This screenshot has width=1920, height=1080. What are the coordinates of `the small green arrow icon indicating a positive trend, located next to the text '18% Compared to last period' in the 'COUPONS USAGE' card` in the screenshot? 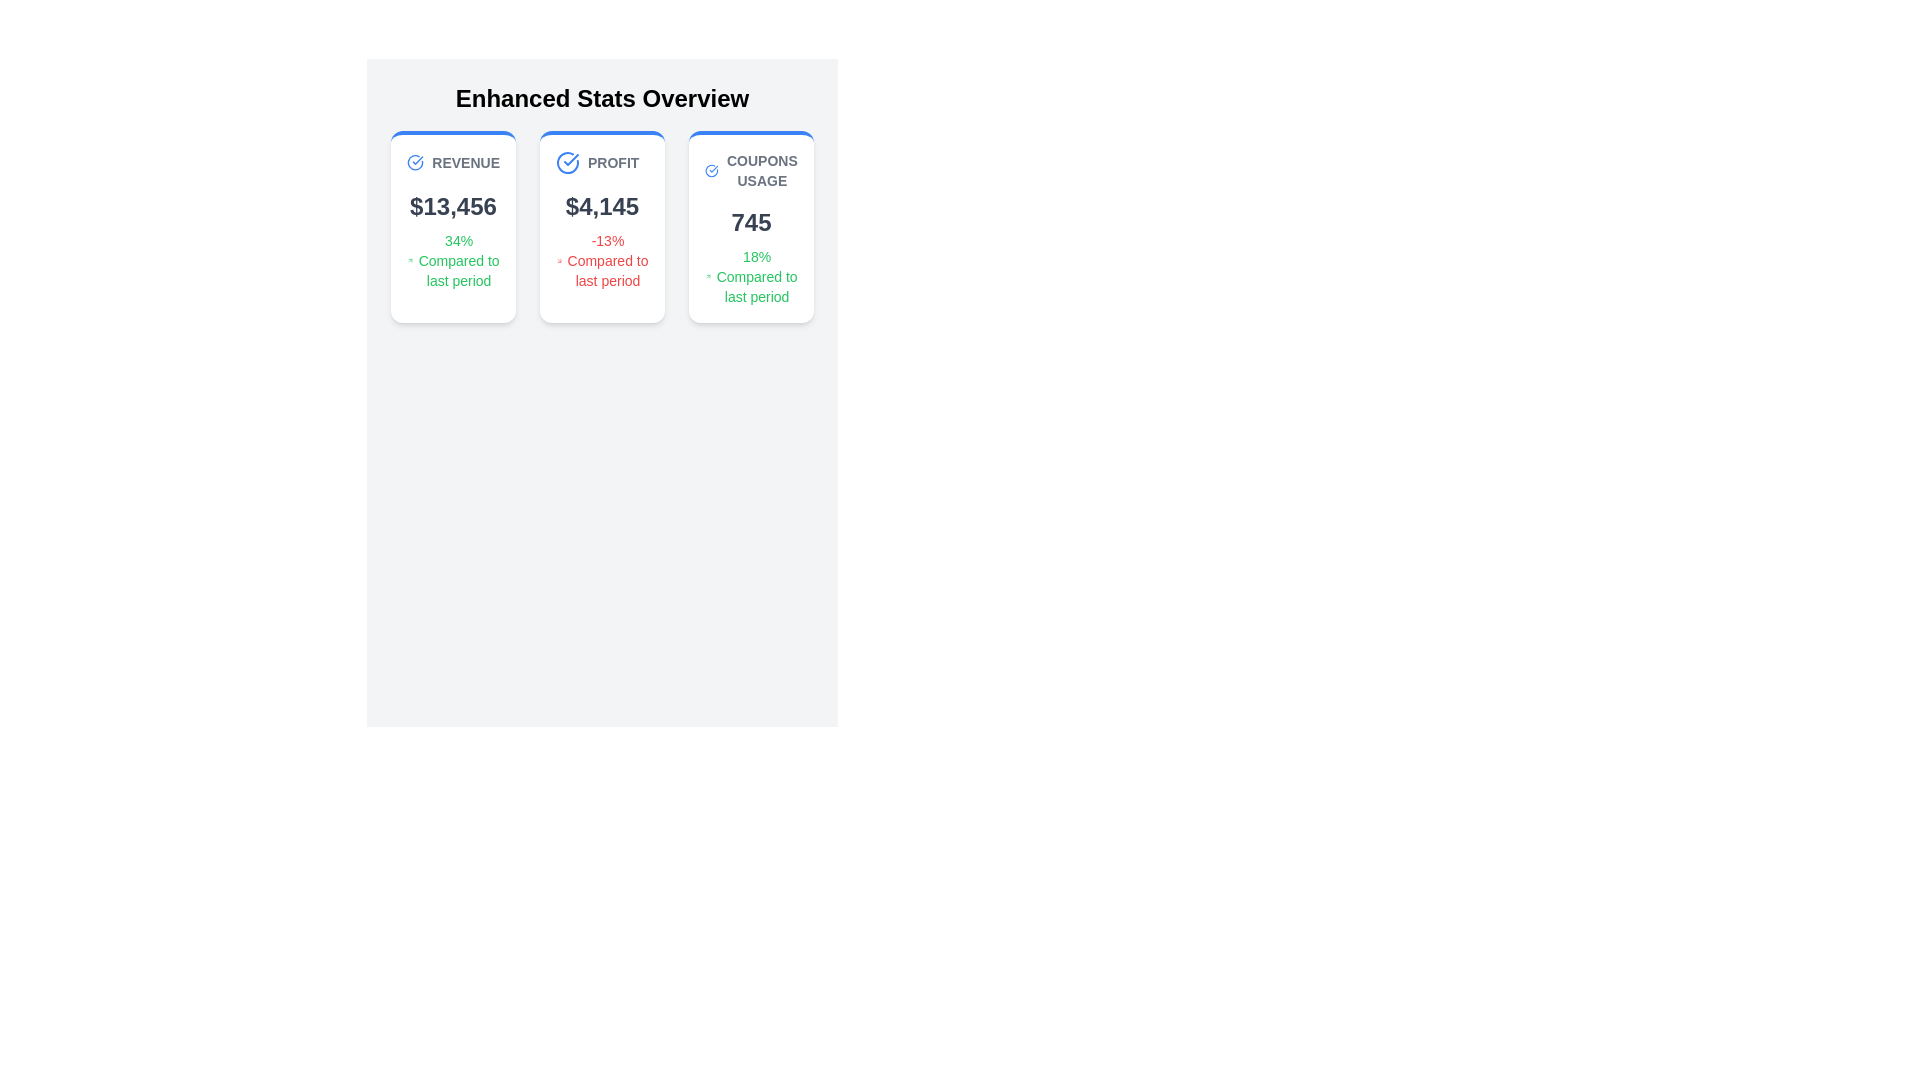 It's located at (708, 277).